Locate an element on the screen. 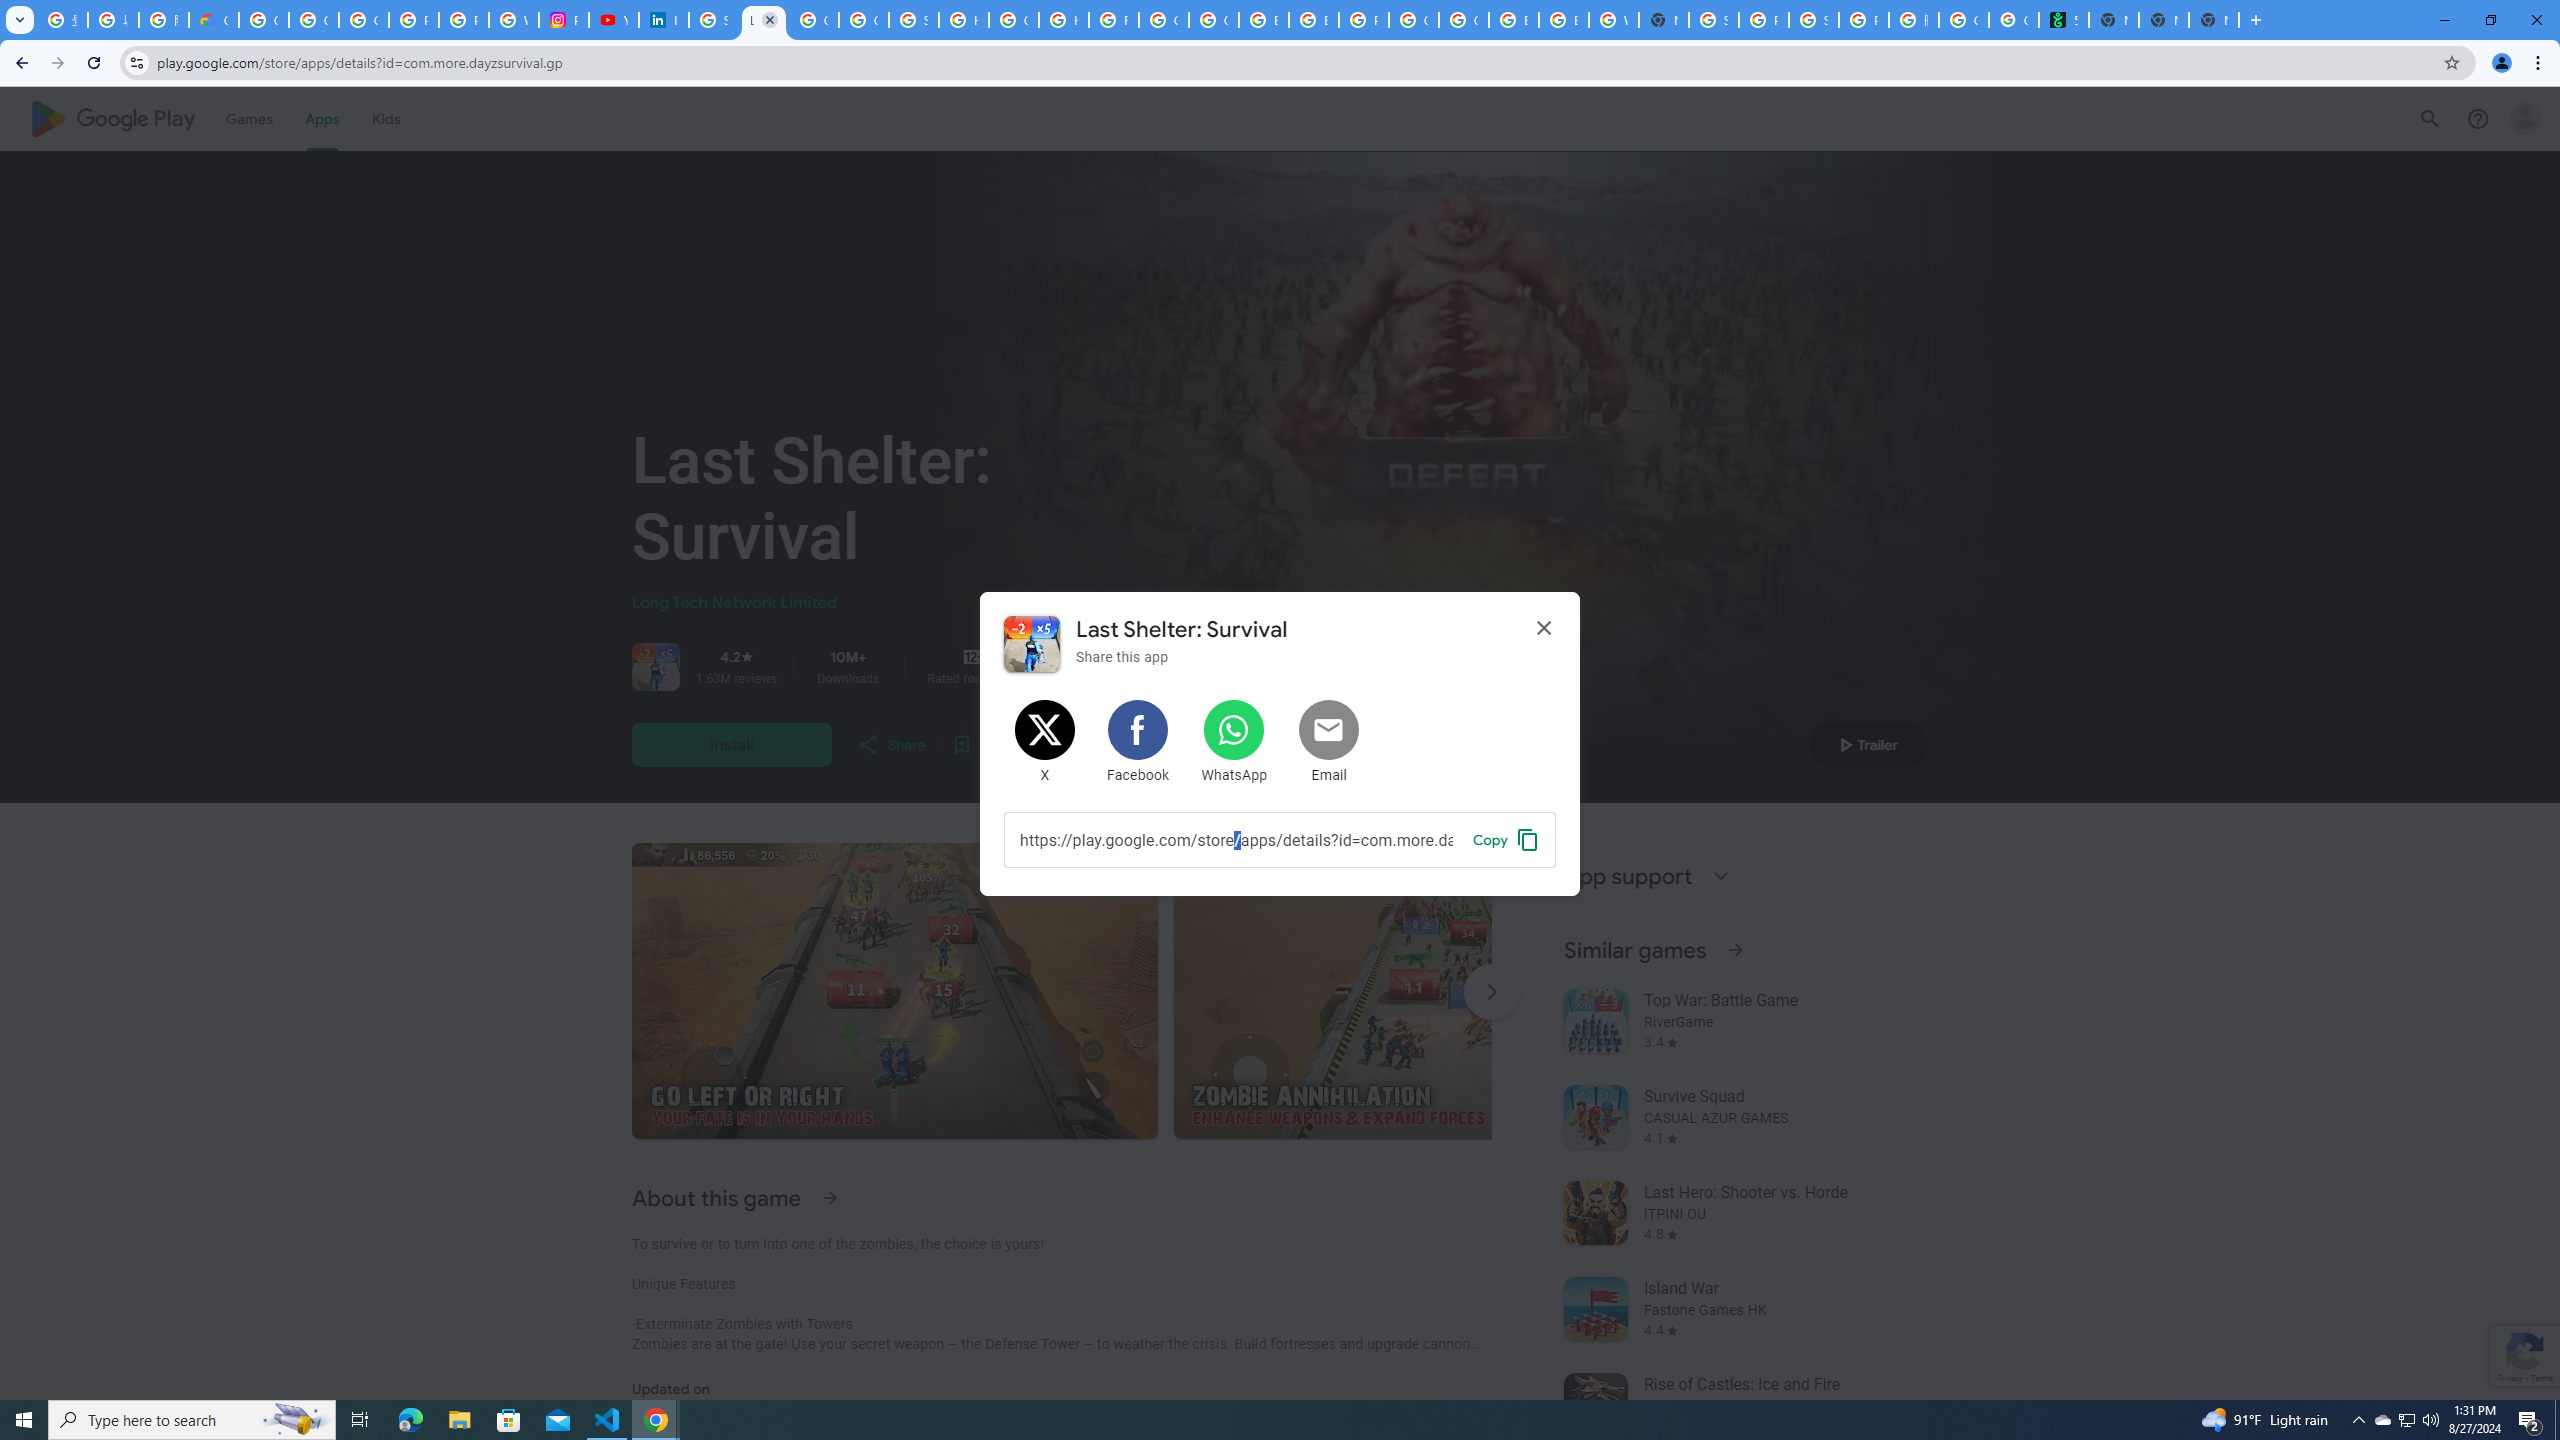 The height and width of the screenshot is (1440, 2560). 'Copy link to clipboard' is located at coordinates (1505, 838).